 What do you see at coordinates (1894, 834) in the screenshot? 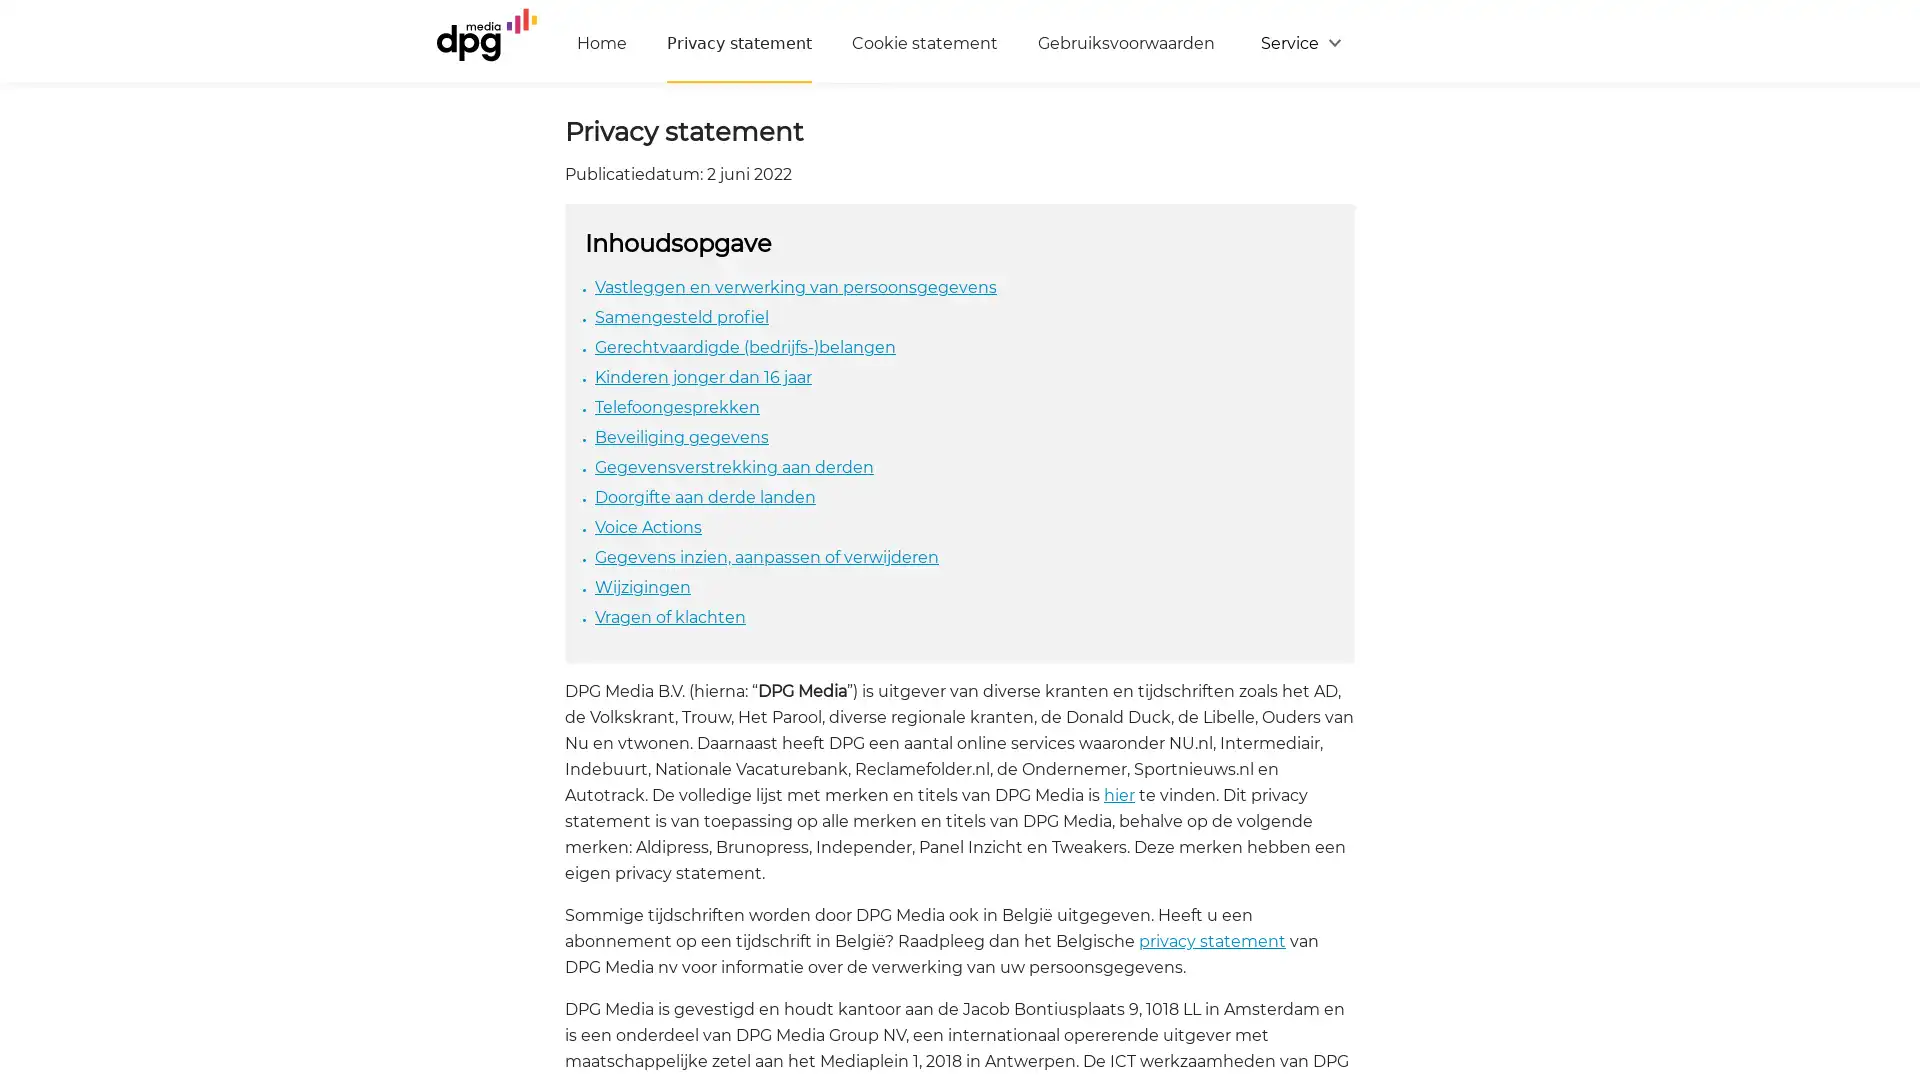
I see `close icon` at bounding box center [1894, 834].